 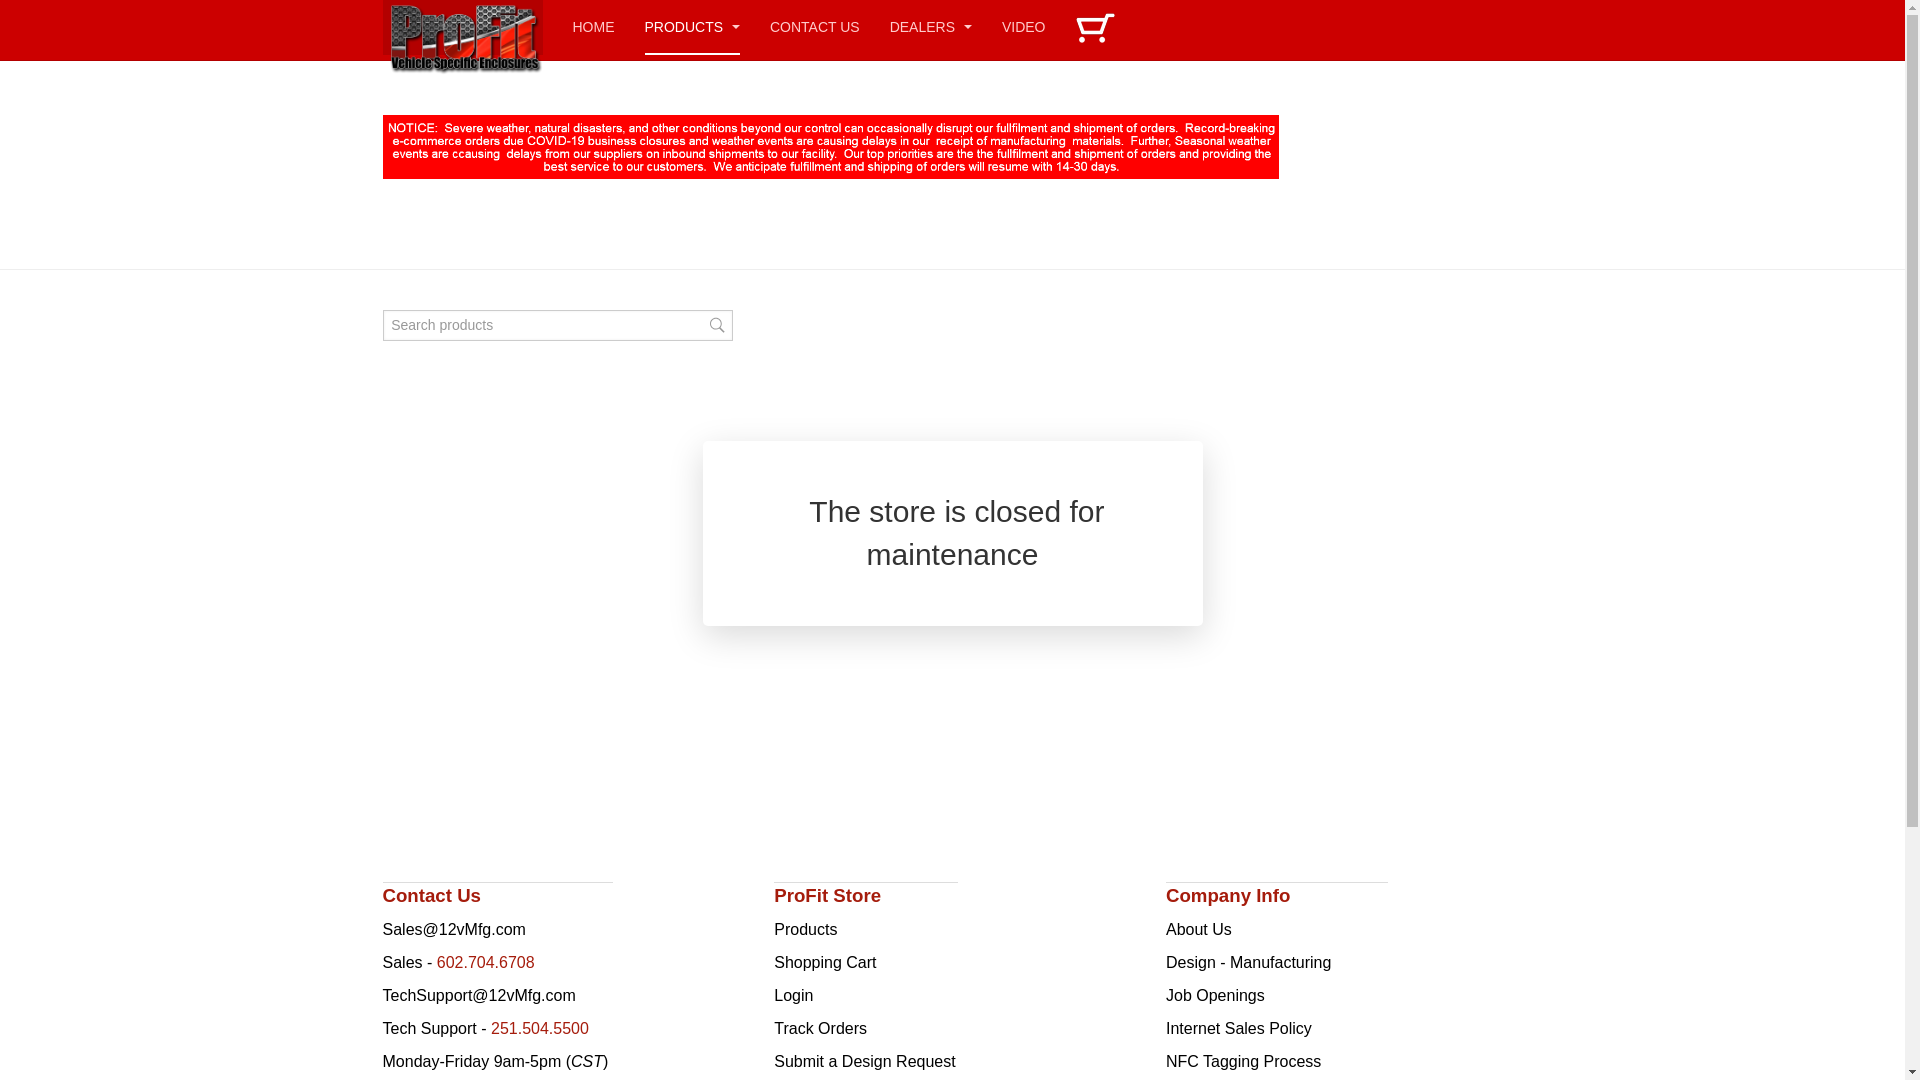 I want to click on 'CONTACT US', so click(x=815, y=27).